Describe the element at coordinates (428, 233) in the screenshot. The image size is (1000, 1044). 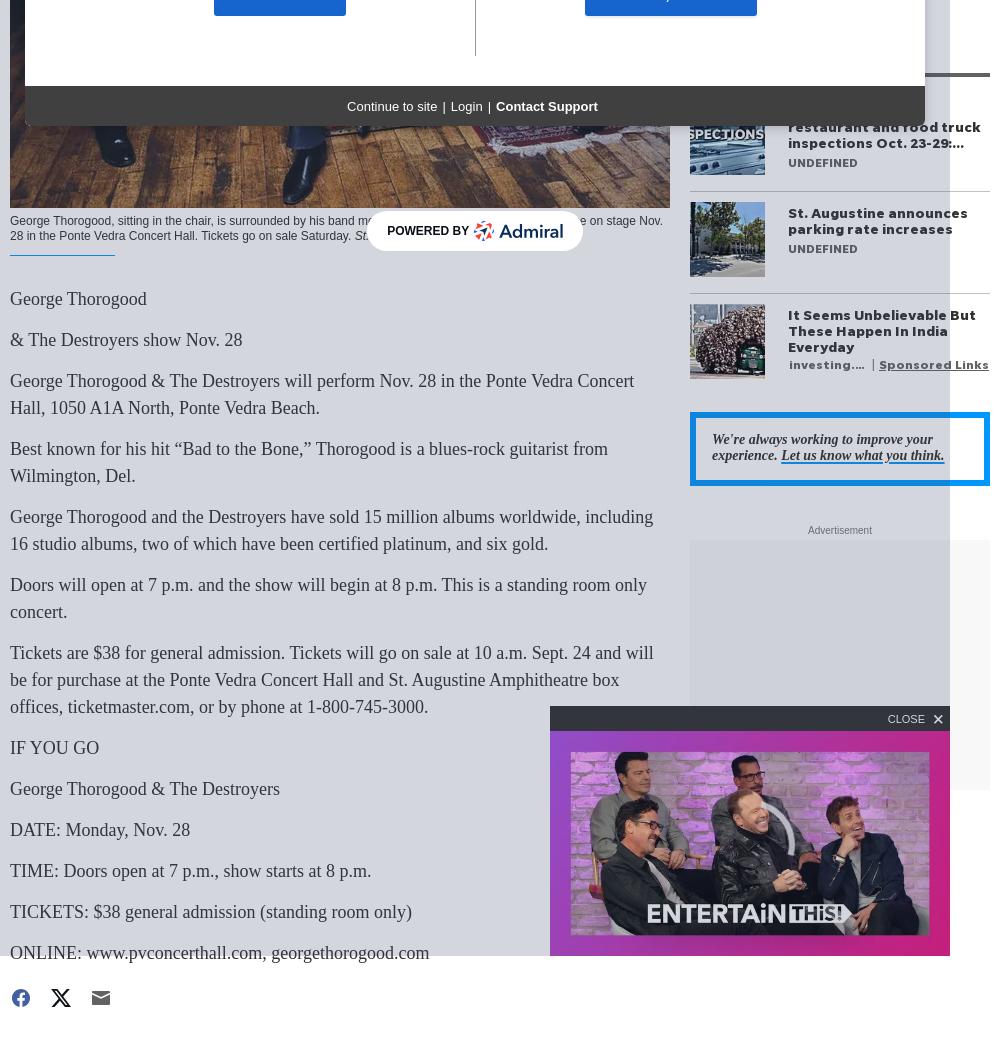
I see `'Powered By'` at that location.